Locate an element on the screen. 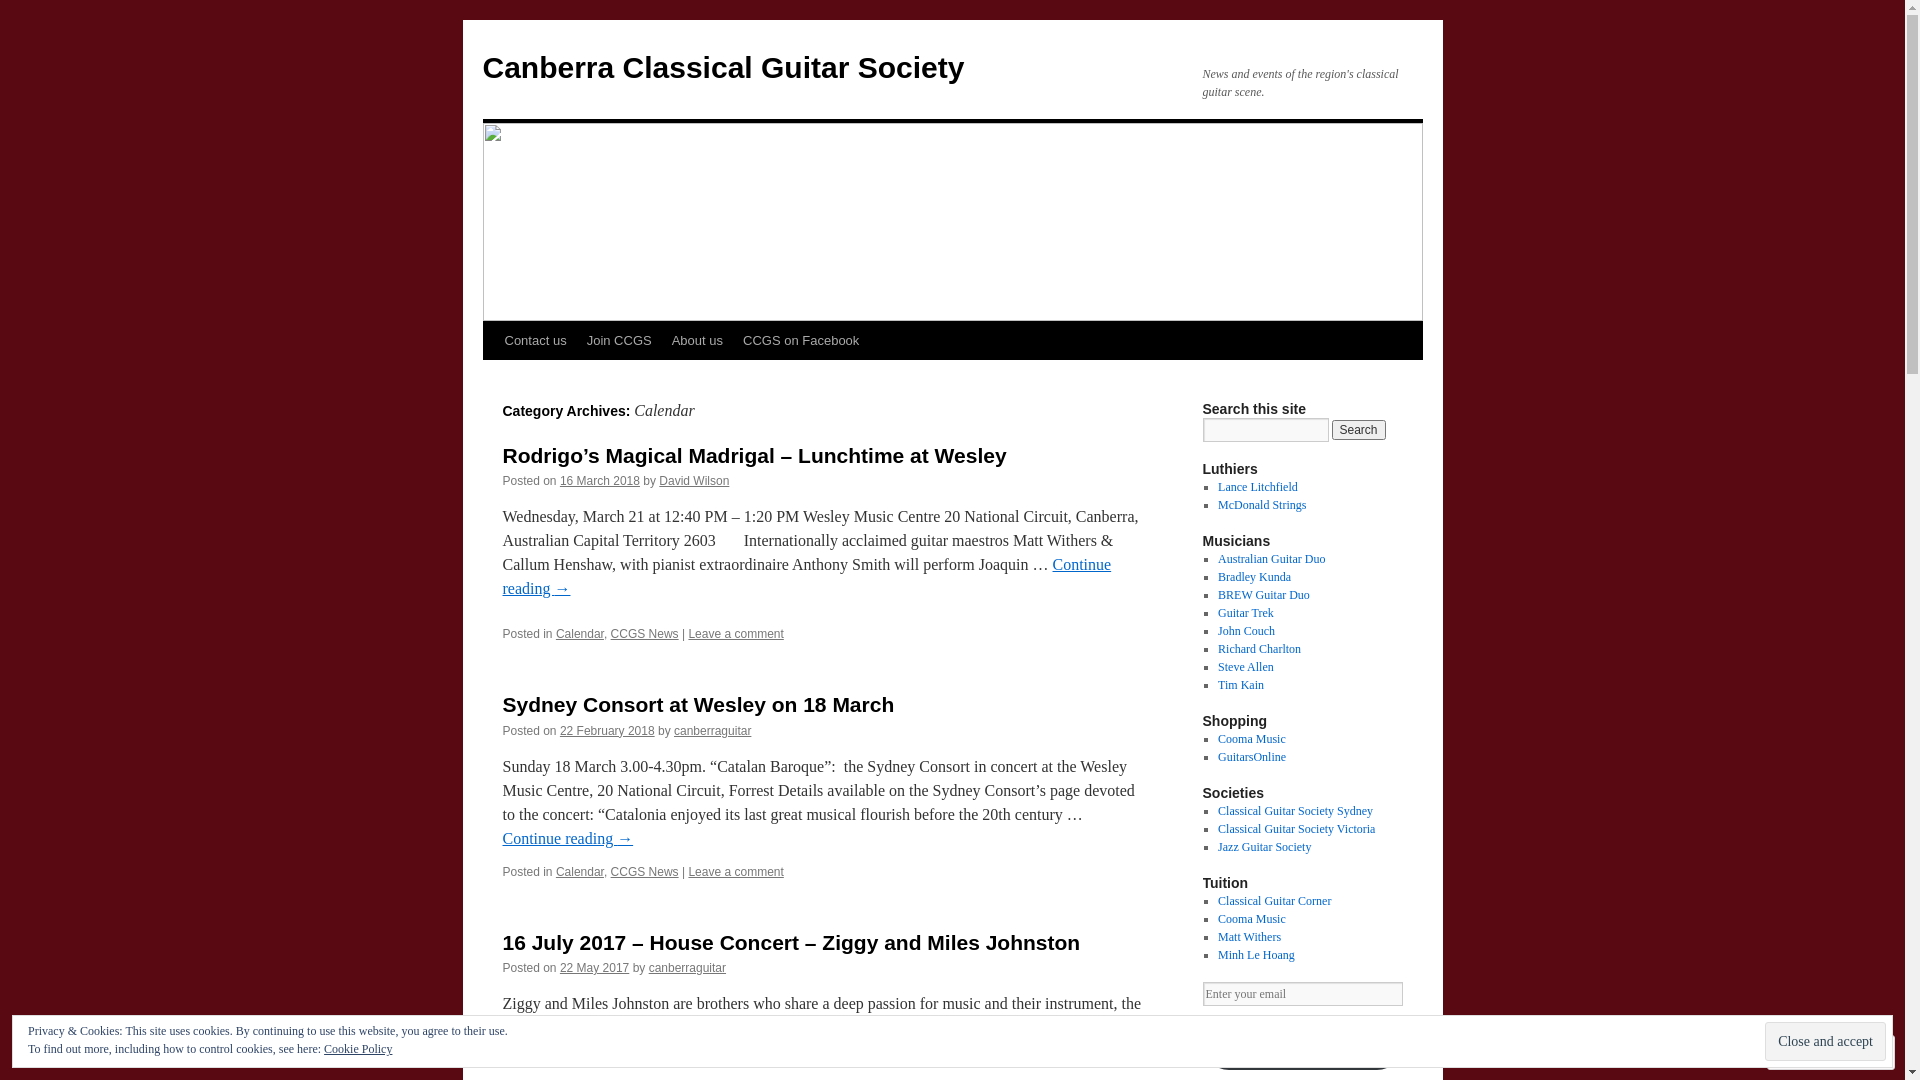 This screenshot has height=1080, width=1920. 'CCGS News' is located at coordinates (644, 870).